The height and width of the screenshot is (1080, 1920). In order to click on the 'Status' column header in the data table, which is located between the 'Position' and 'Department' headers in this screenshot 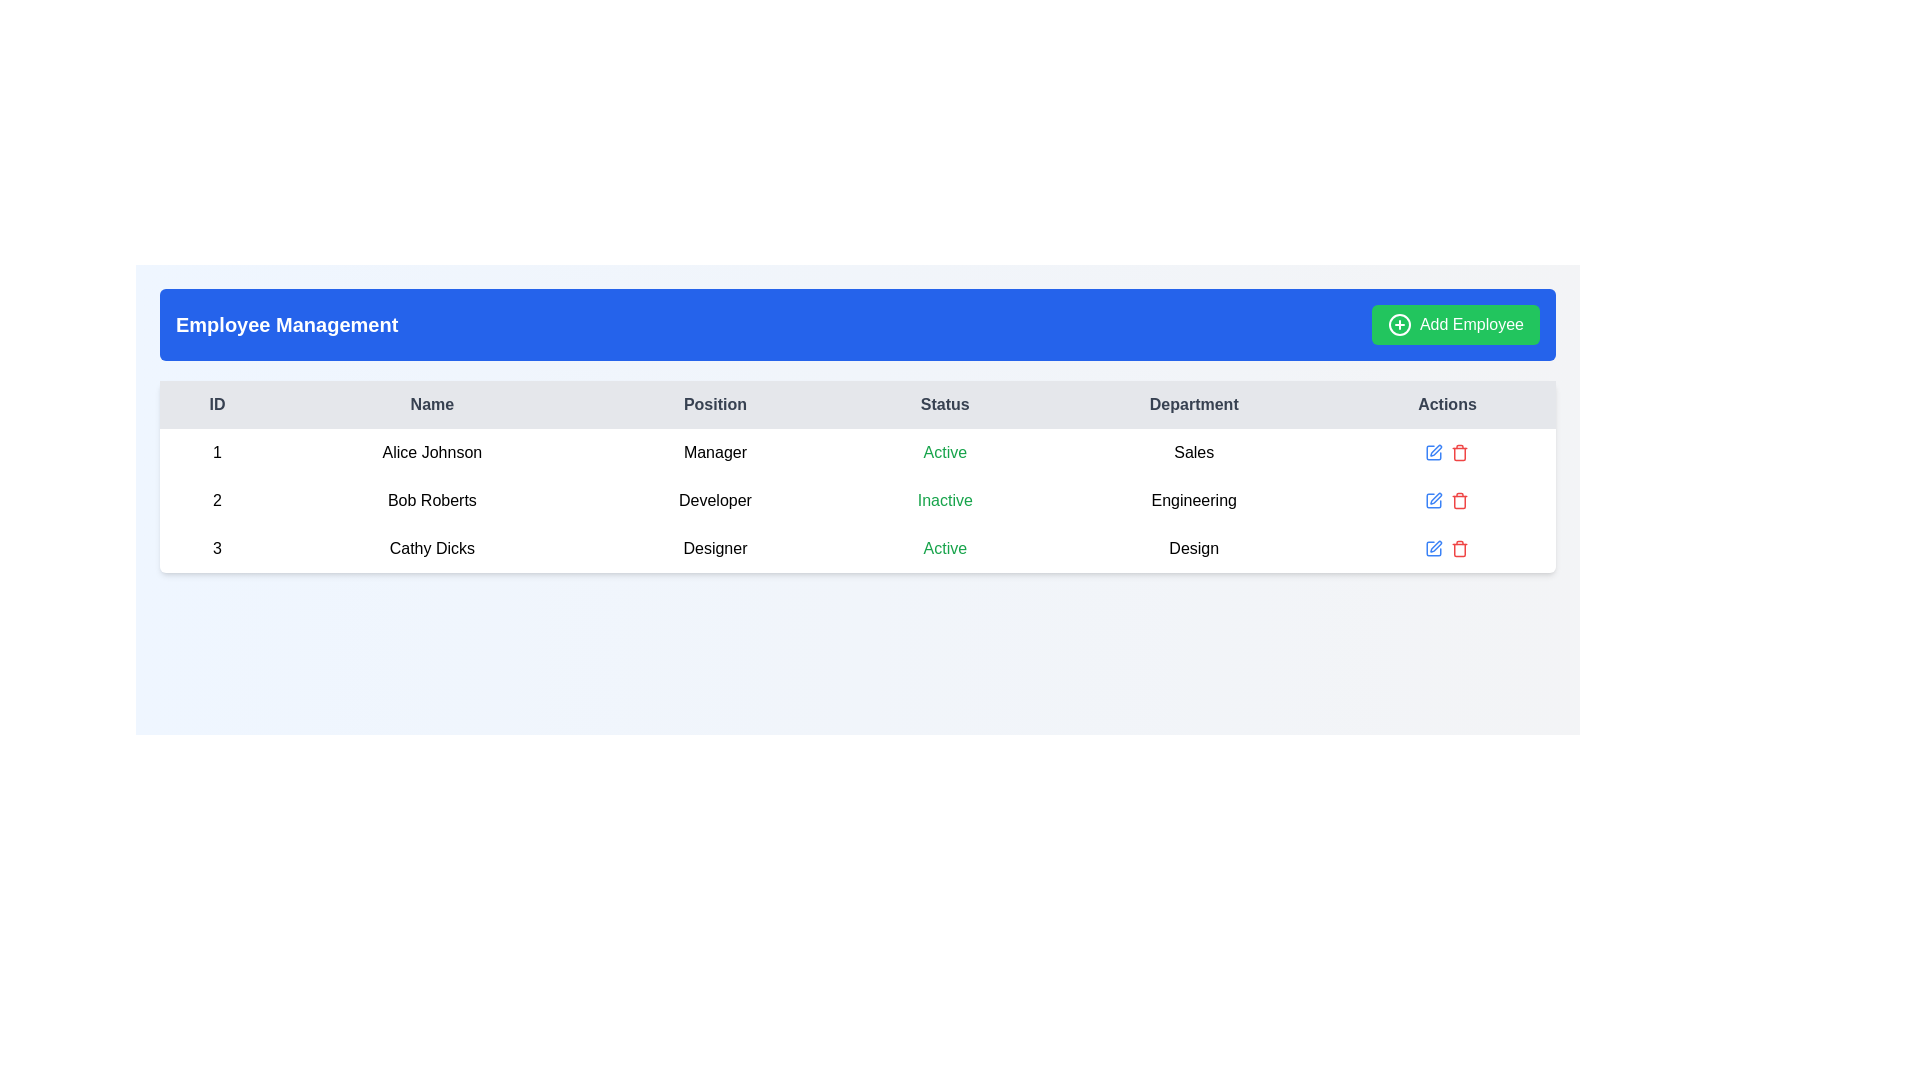, I will do `click(944, 405)`.